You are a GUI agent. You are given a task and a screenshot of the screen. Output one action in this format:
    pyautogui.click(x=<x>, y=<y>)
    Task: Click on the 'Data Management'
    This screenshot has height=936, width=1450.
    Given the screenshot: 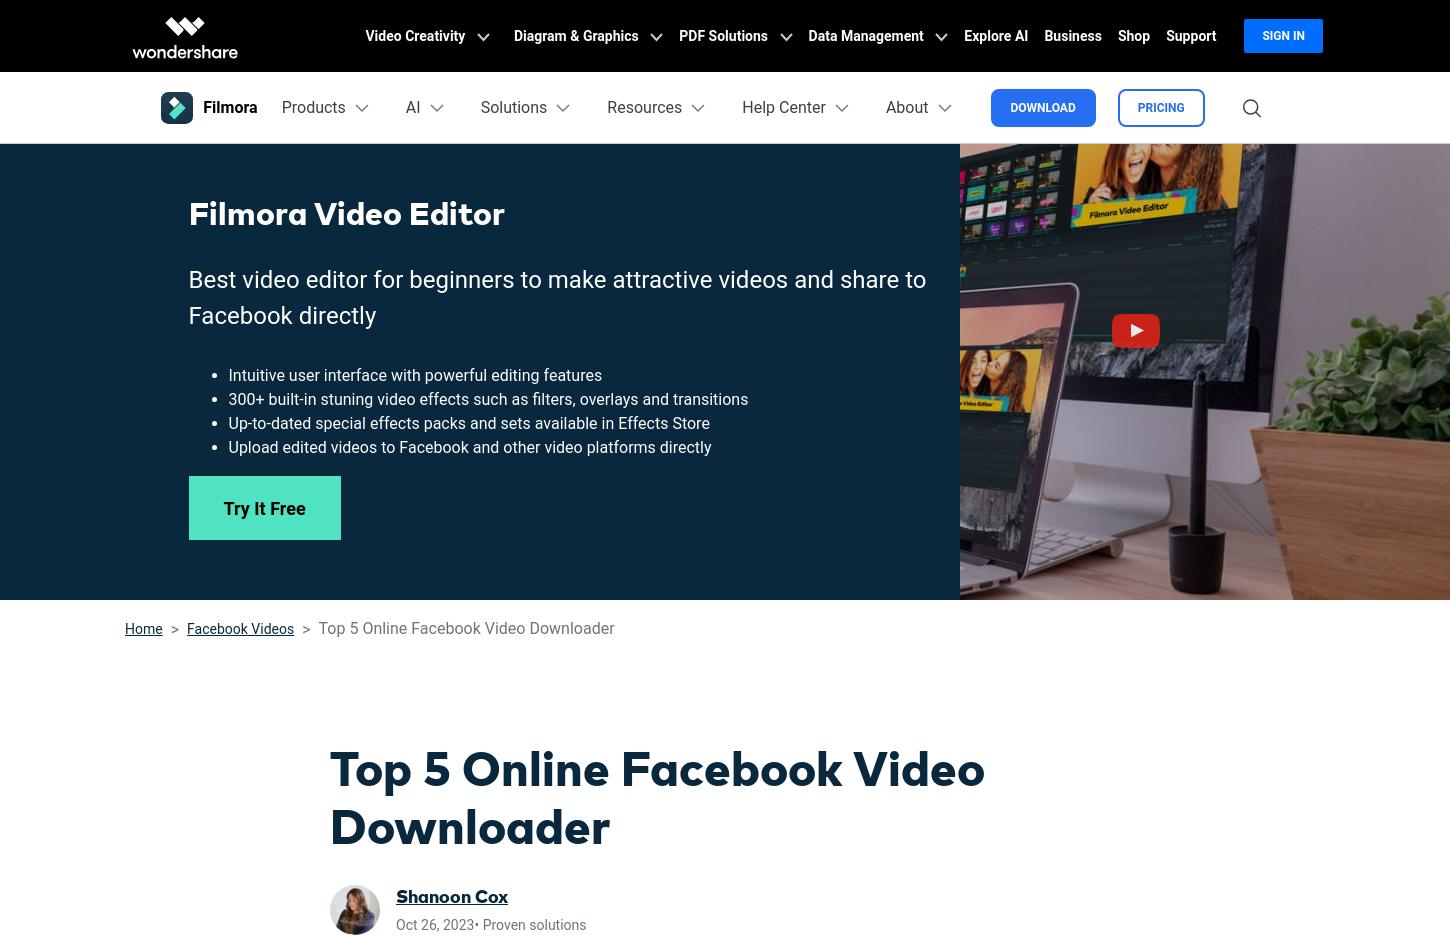 What is the action you would take?
    pyautogui.click(x=866, y=35)
    